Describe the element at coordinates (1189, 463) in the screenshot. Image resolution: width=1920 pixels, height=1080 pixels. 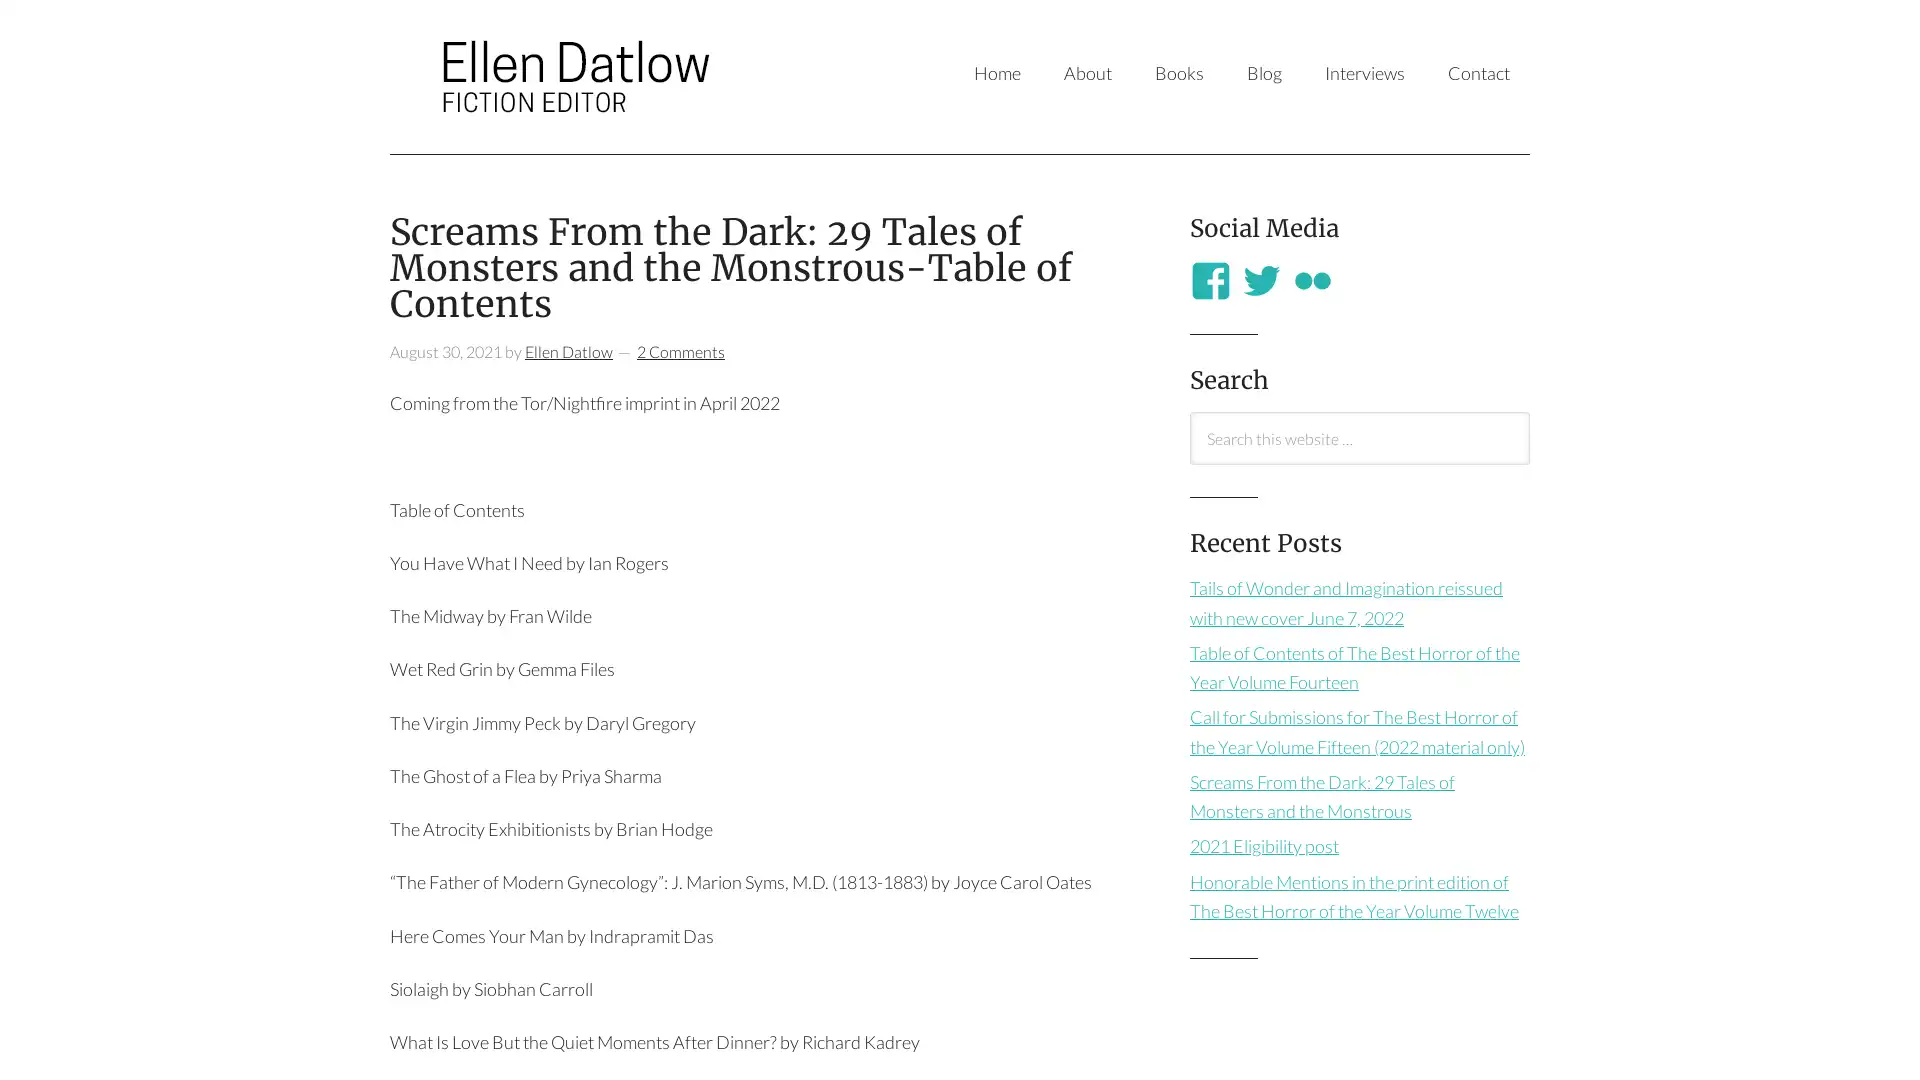
I see `Search` at that location.